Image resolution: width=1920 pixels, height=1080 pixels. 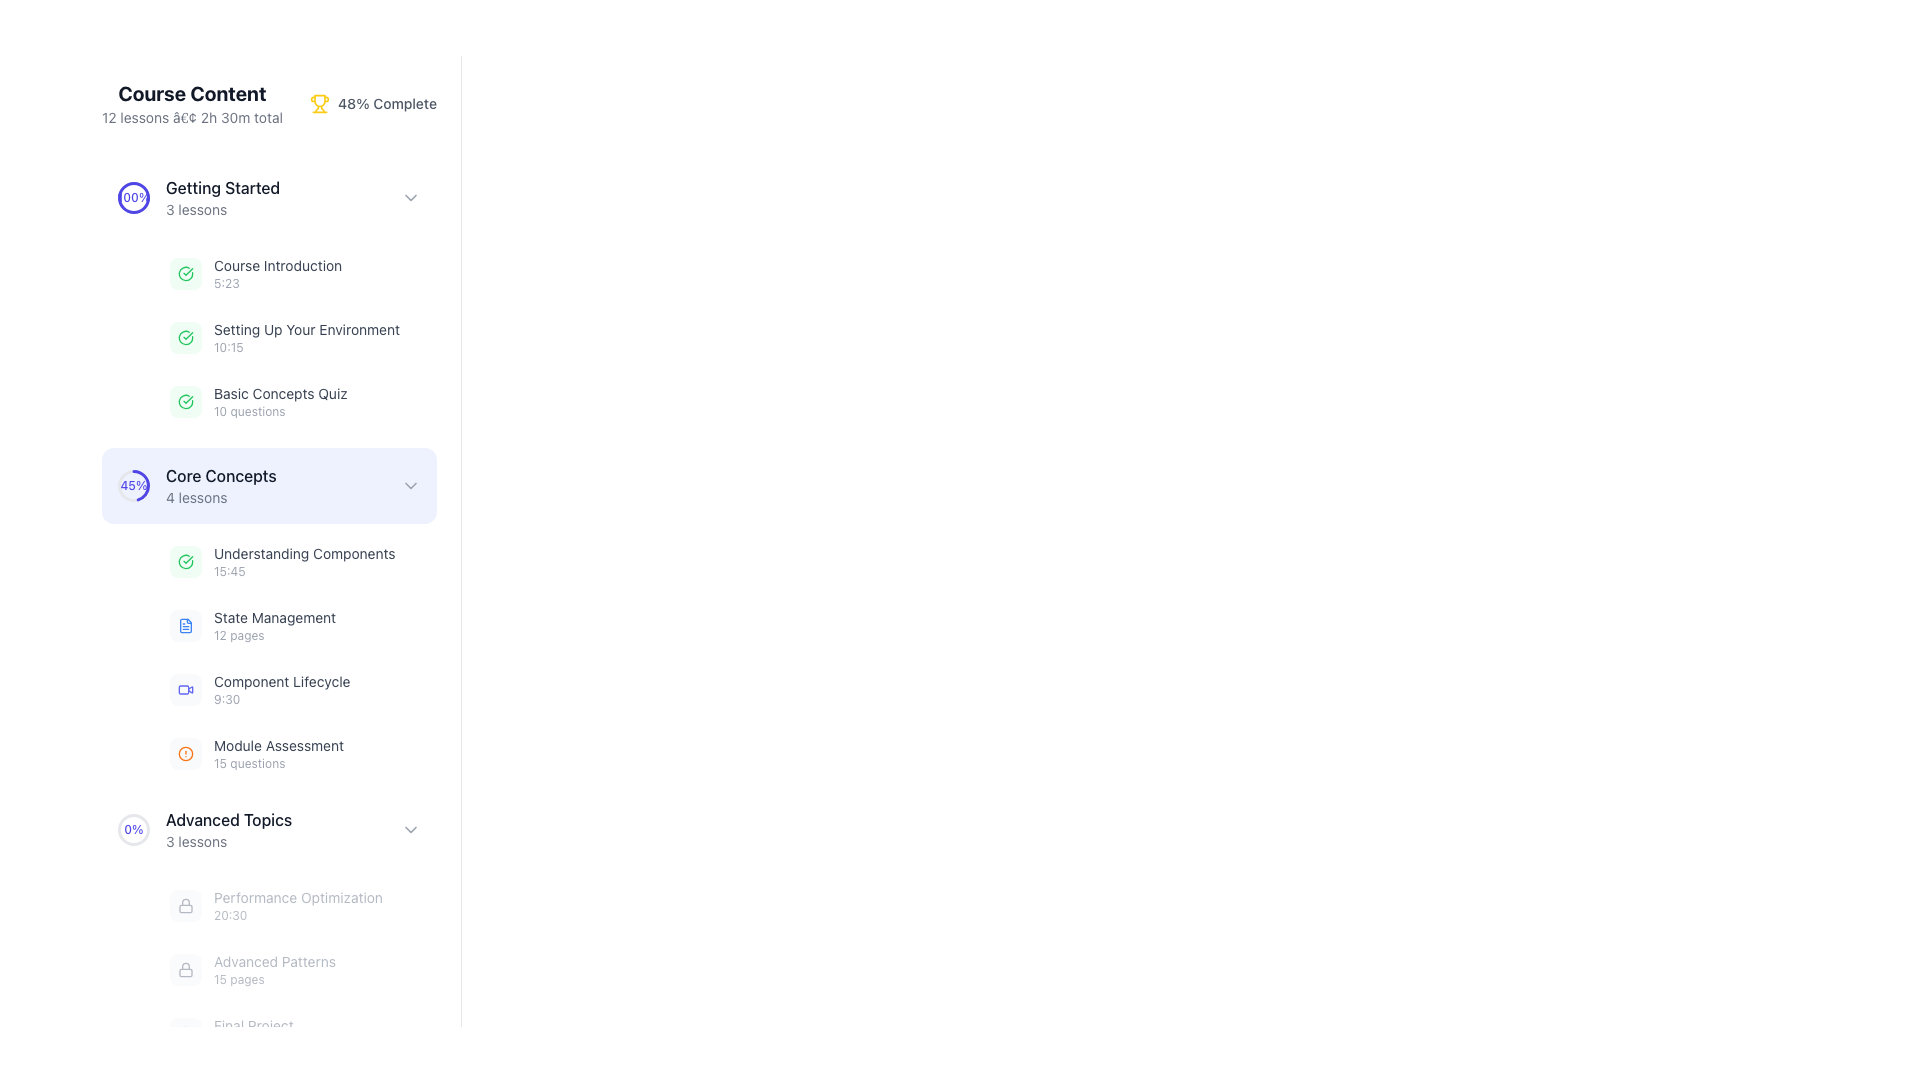 What do you see at coordinates (296, 689) in the screenshot?
I see `the third interactive list item labeled 'Component Lifecycle' with a video icon` at bounding box center [296, 689].